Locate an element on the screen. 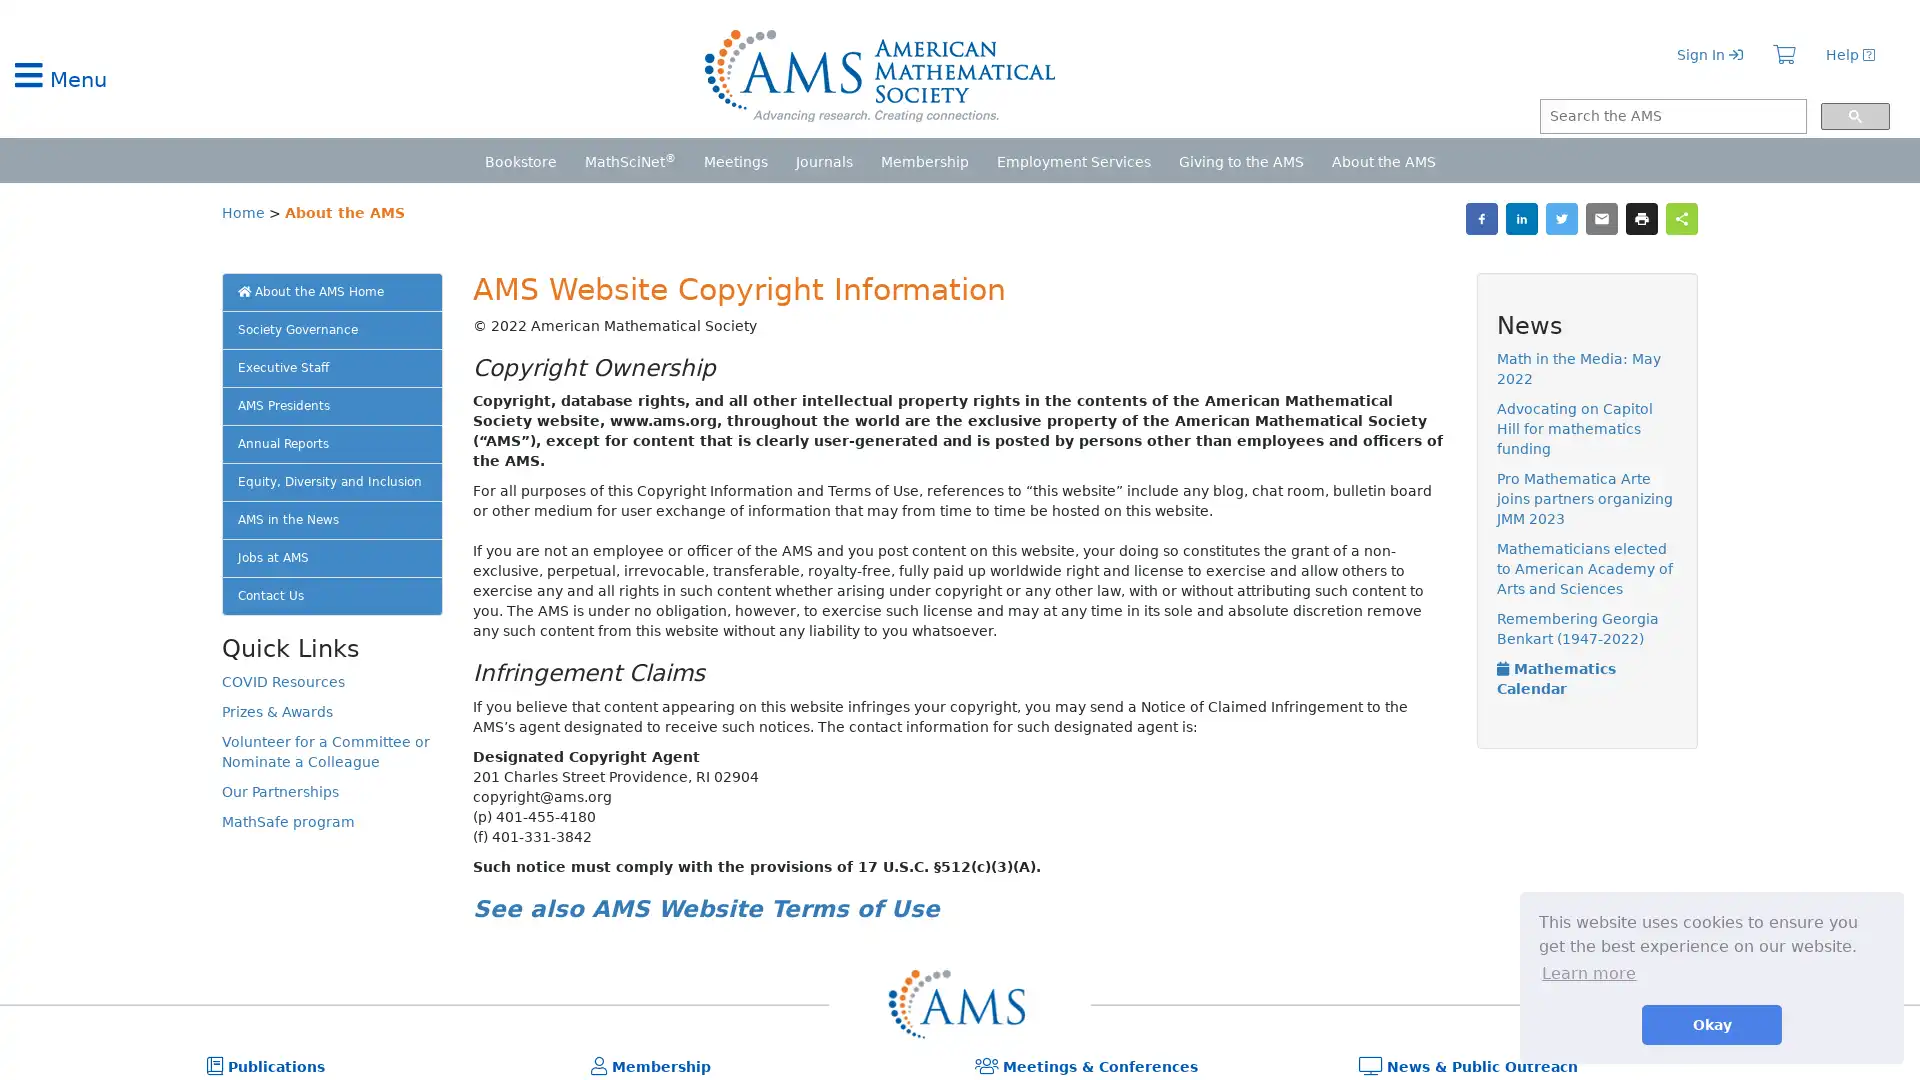 The image size is (1920, 1080). dismiss cookie message is located at coordinates (1711, 1024).